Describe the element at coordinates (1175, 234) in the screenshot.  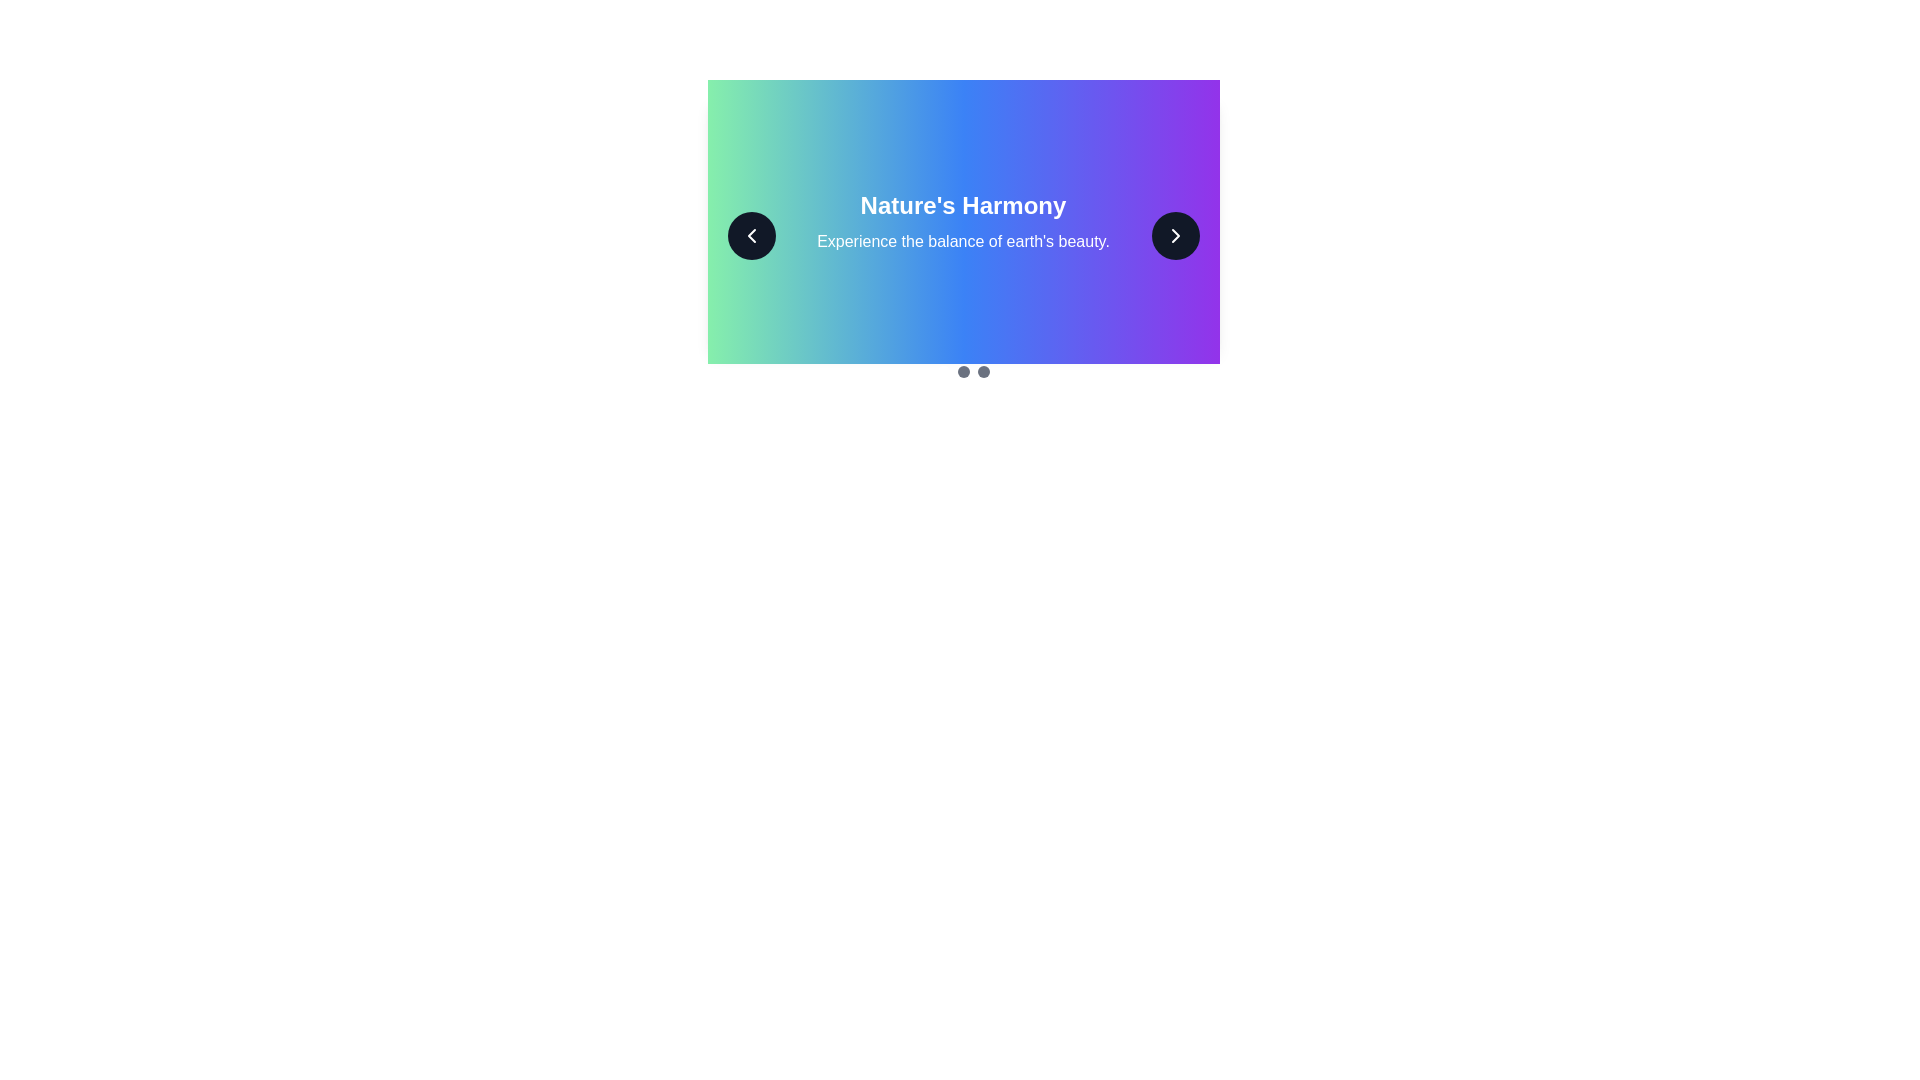
I see `the chevron icon inside the circular button on the right side of the gradient box` at that location.